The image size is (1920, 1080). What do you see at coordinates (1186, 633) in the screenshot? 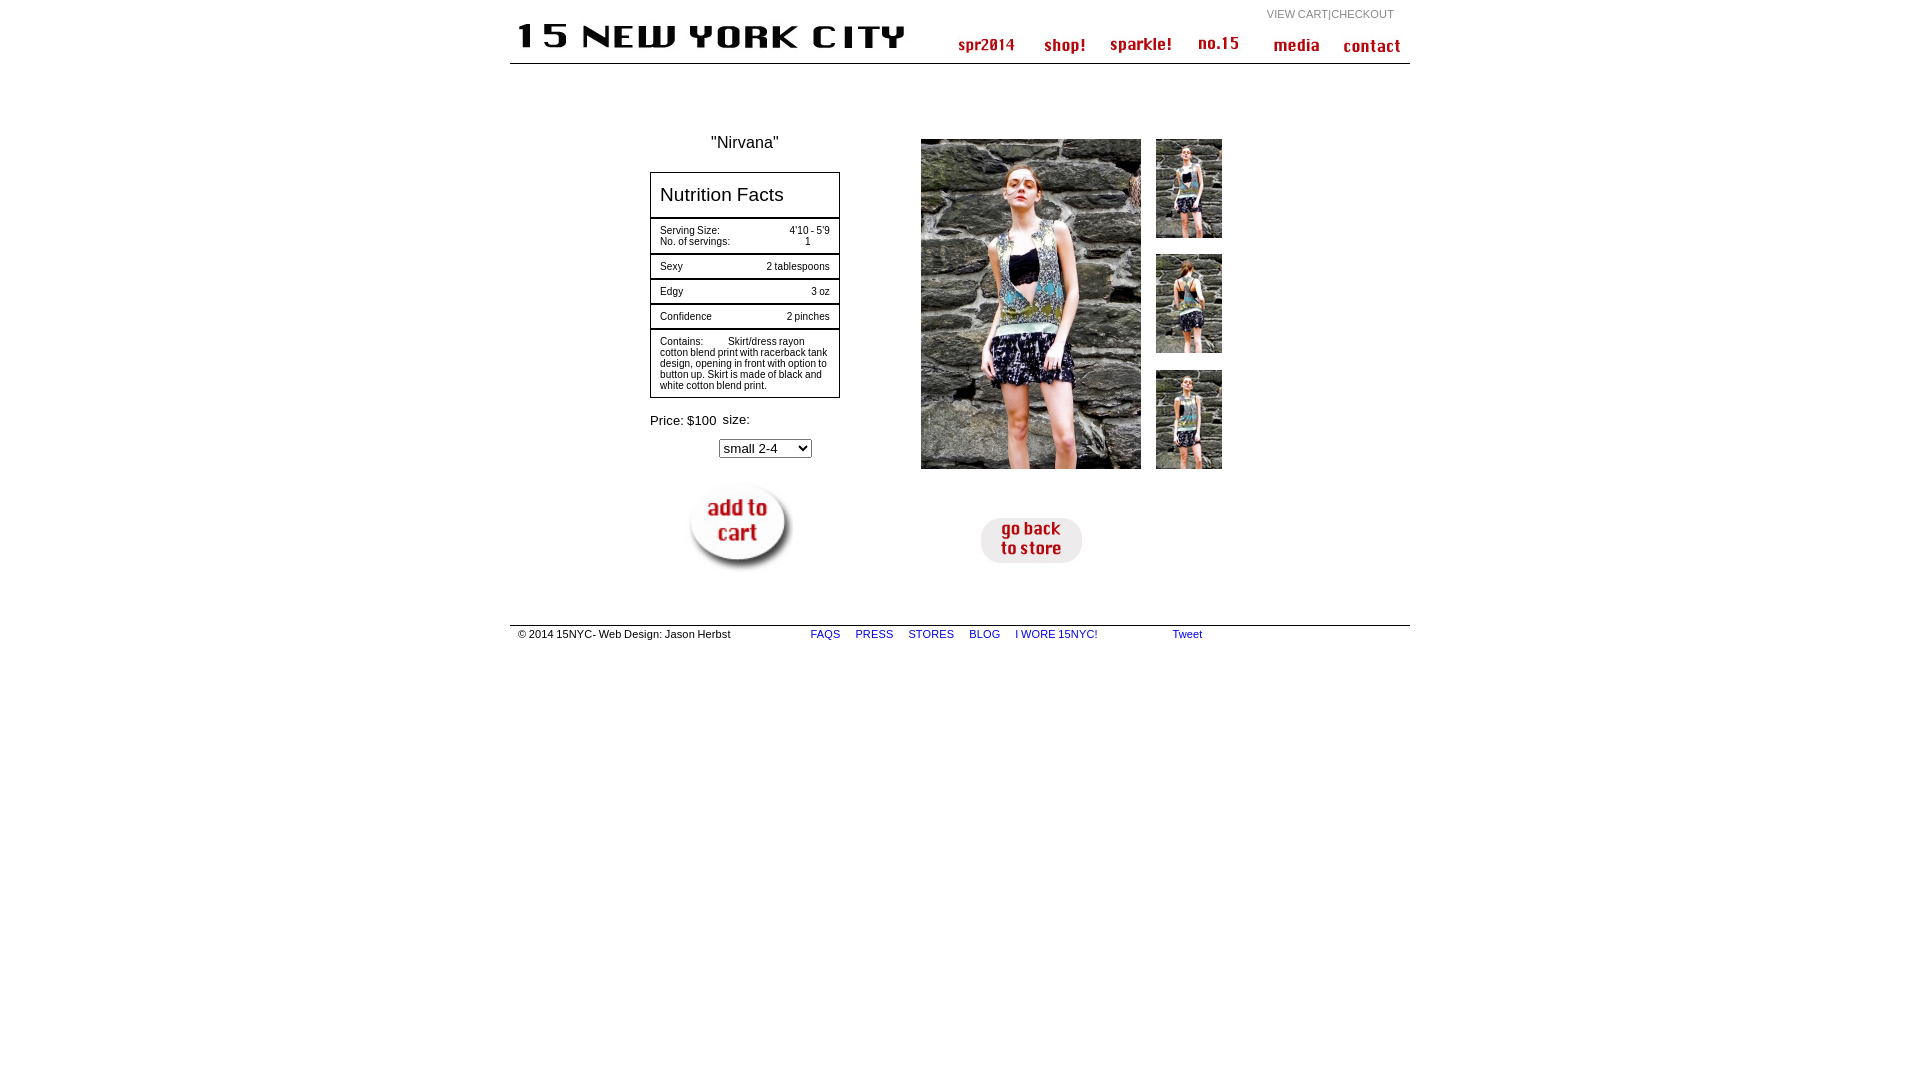
I see `'Tweet'` at bounding box center [1186, 633].